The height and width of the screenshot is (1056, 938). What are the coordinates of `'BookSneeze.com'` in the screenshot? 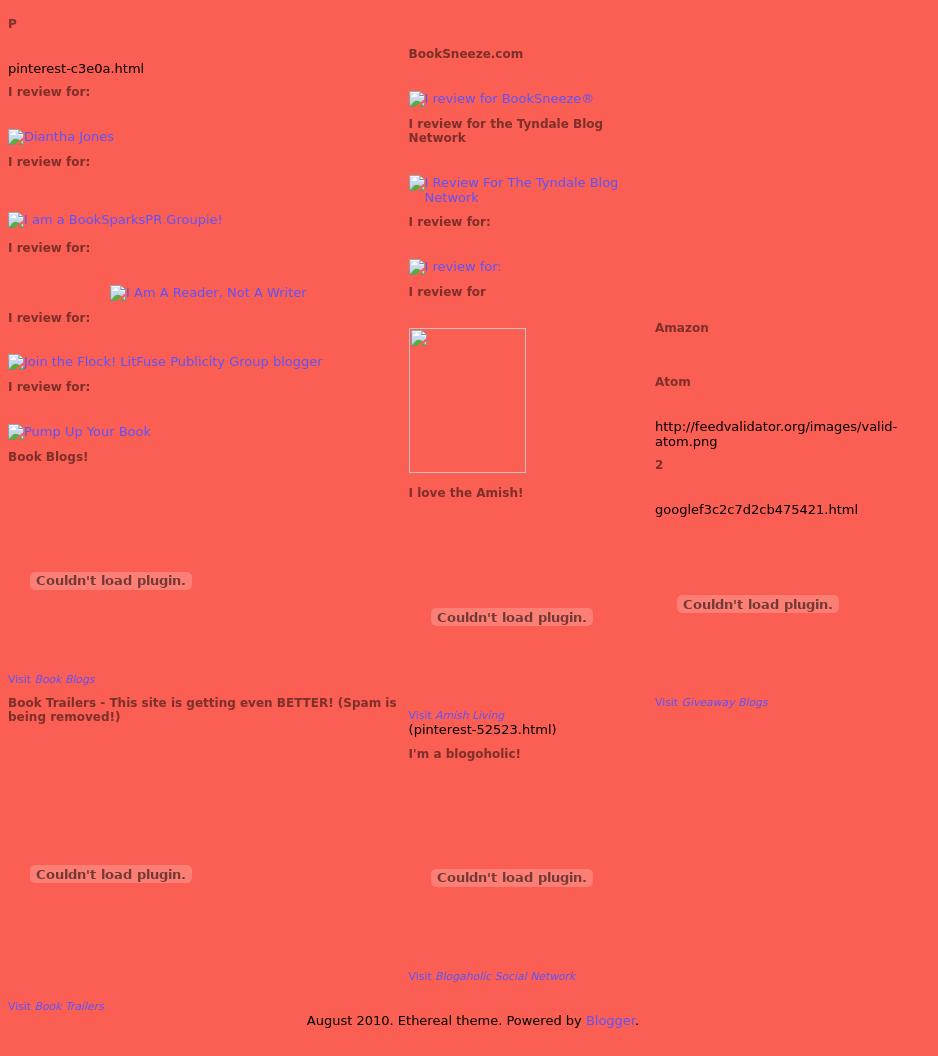 It's located at (464, 53).